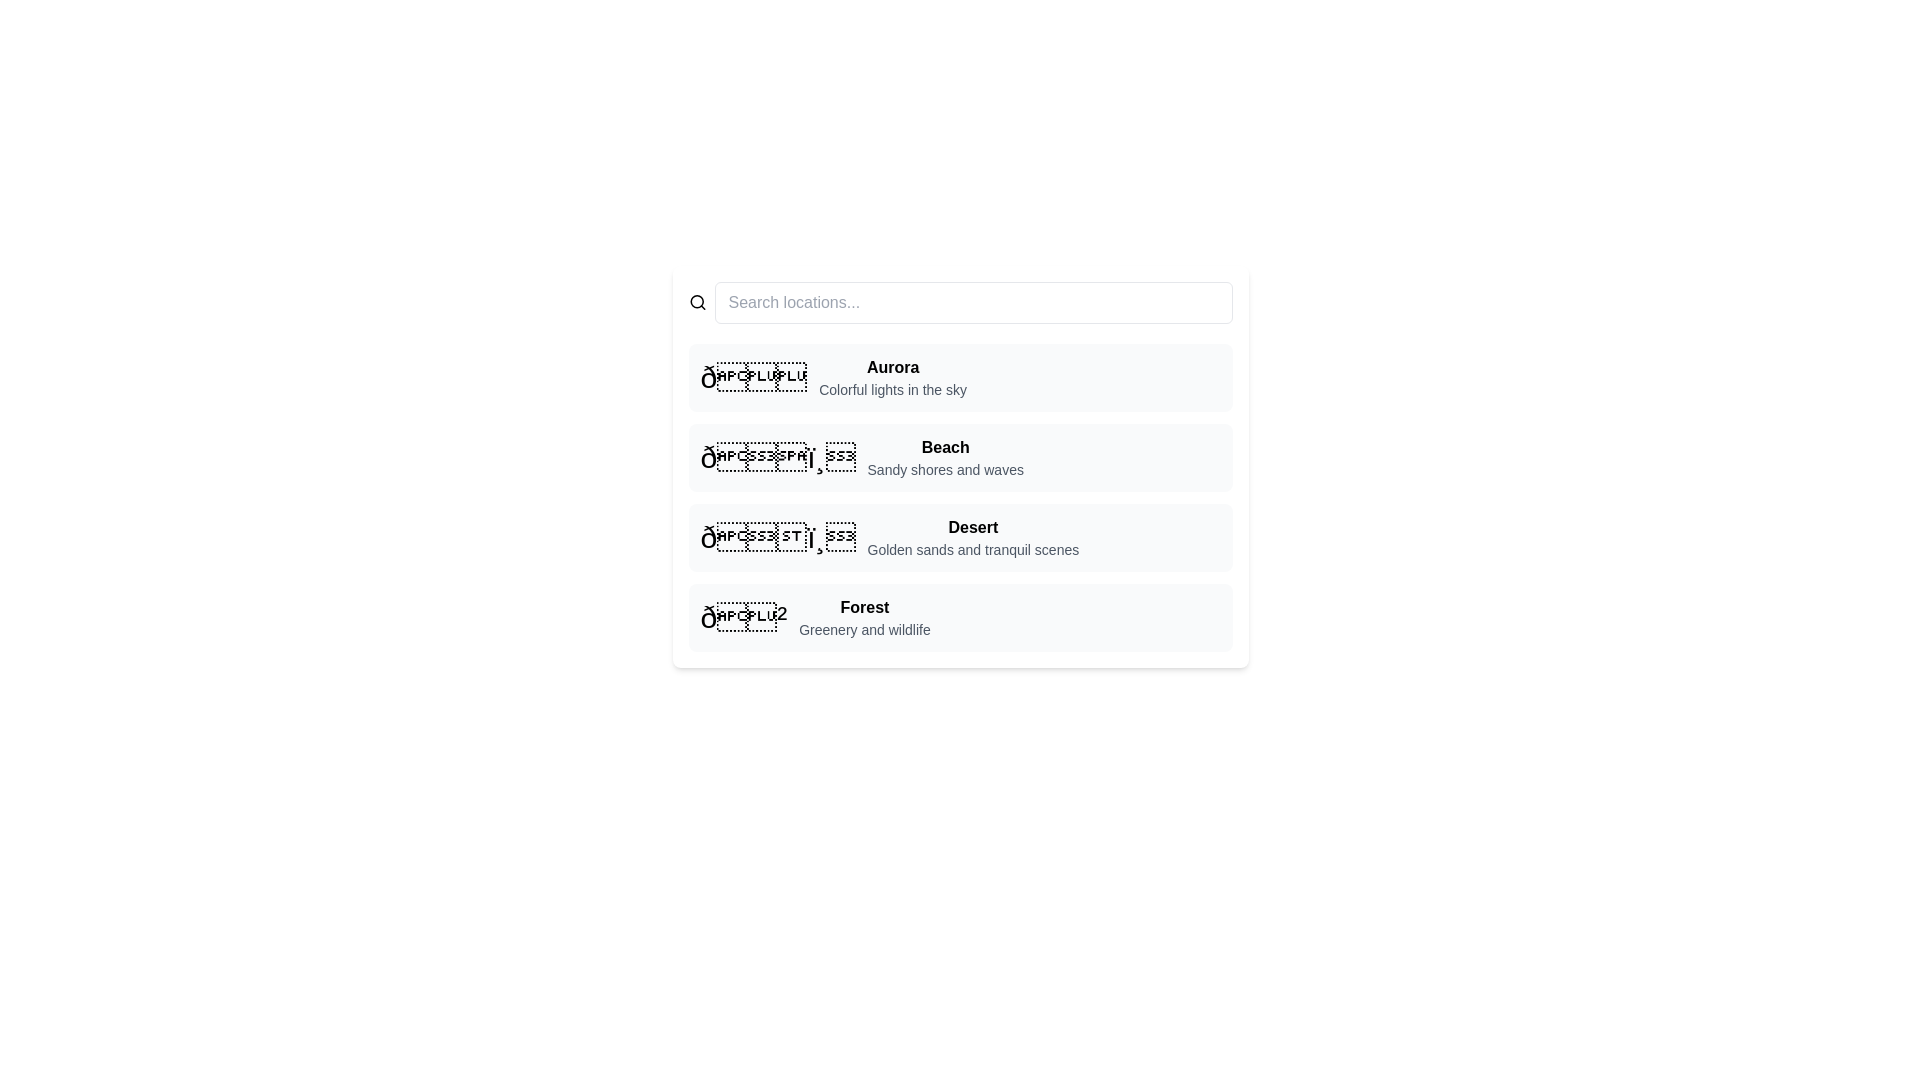 The width and height of the screenshot is (1920, 1080). Describe the element at coordinates (973, 536) in the screenshot. I see `the descriptive text block associated with the 'Desert' category` at that location.